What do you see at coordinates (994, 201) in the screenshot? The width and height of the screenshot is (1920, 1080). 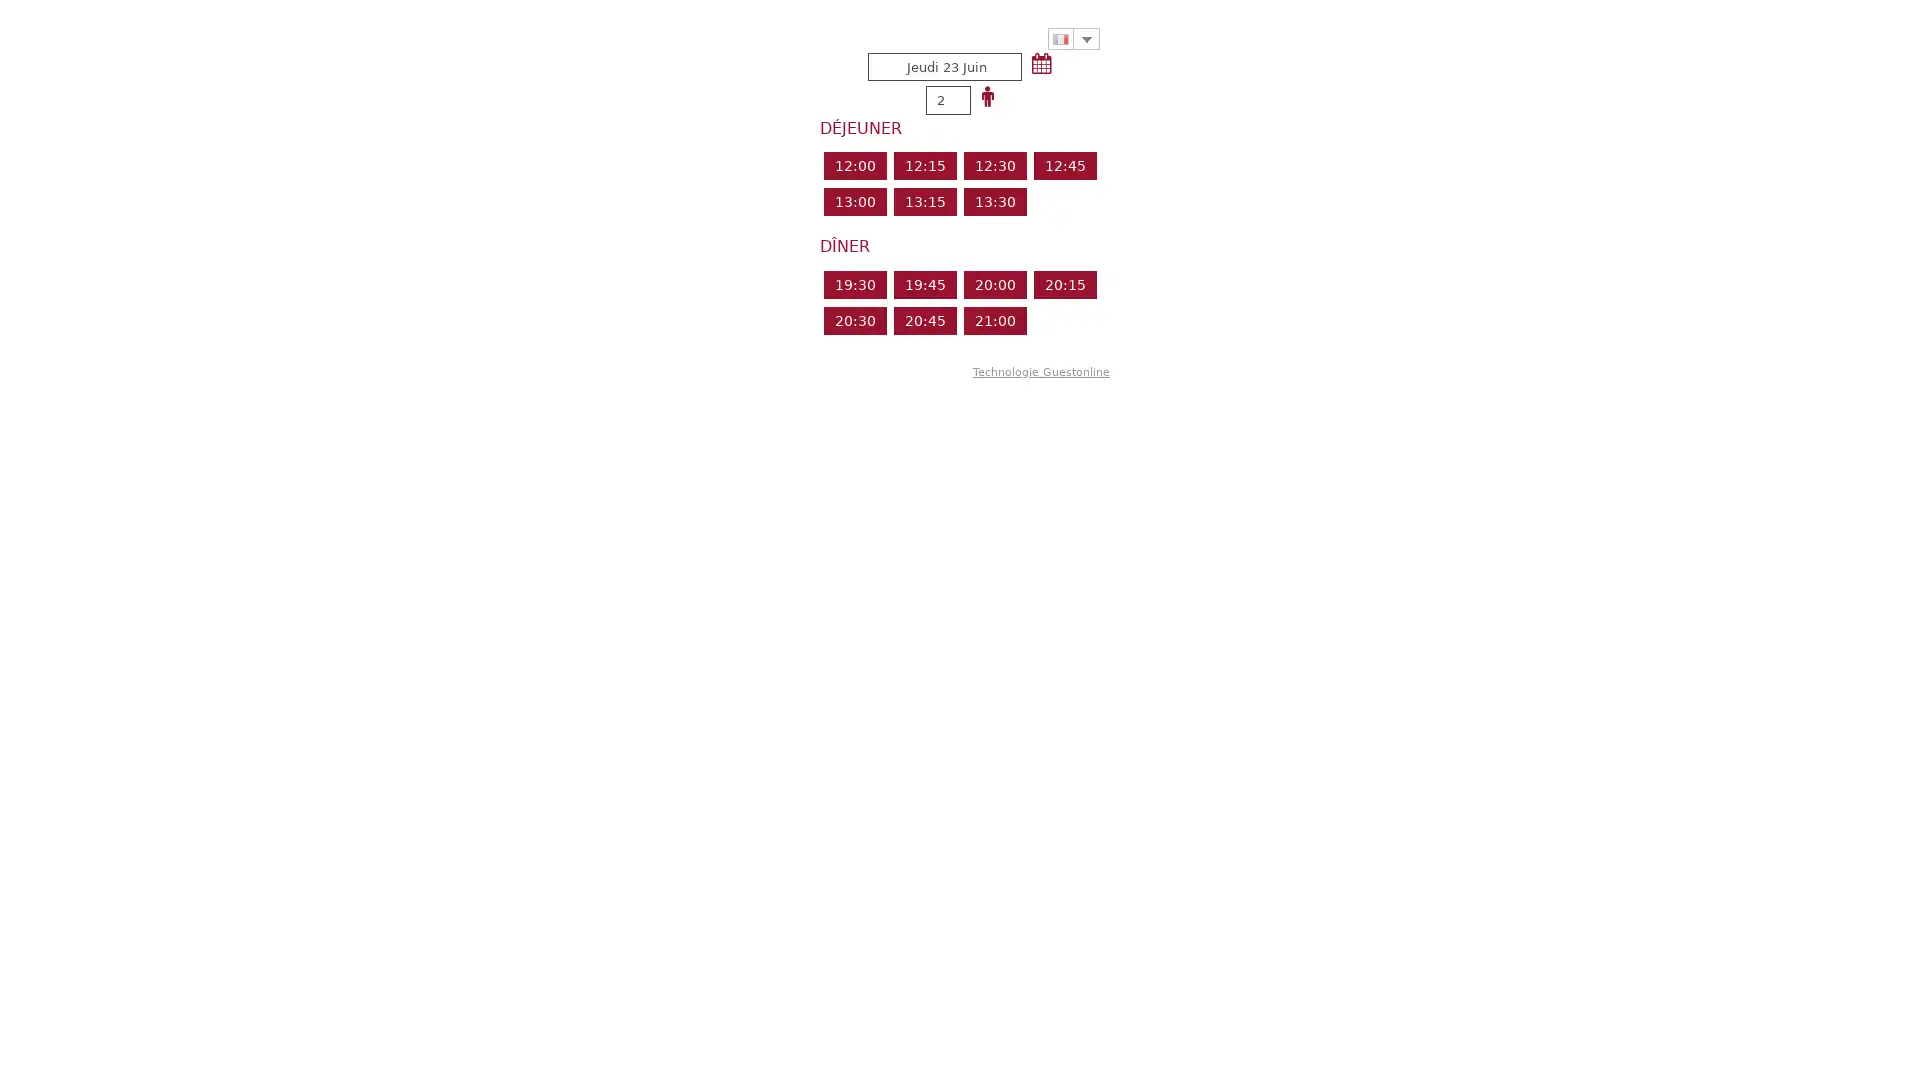 I see `13:30` at bounding box center [994, 201].